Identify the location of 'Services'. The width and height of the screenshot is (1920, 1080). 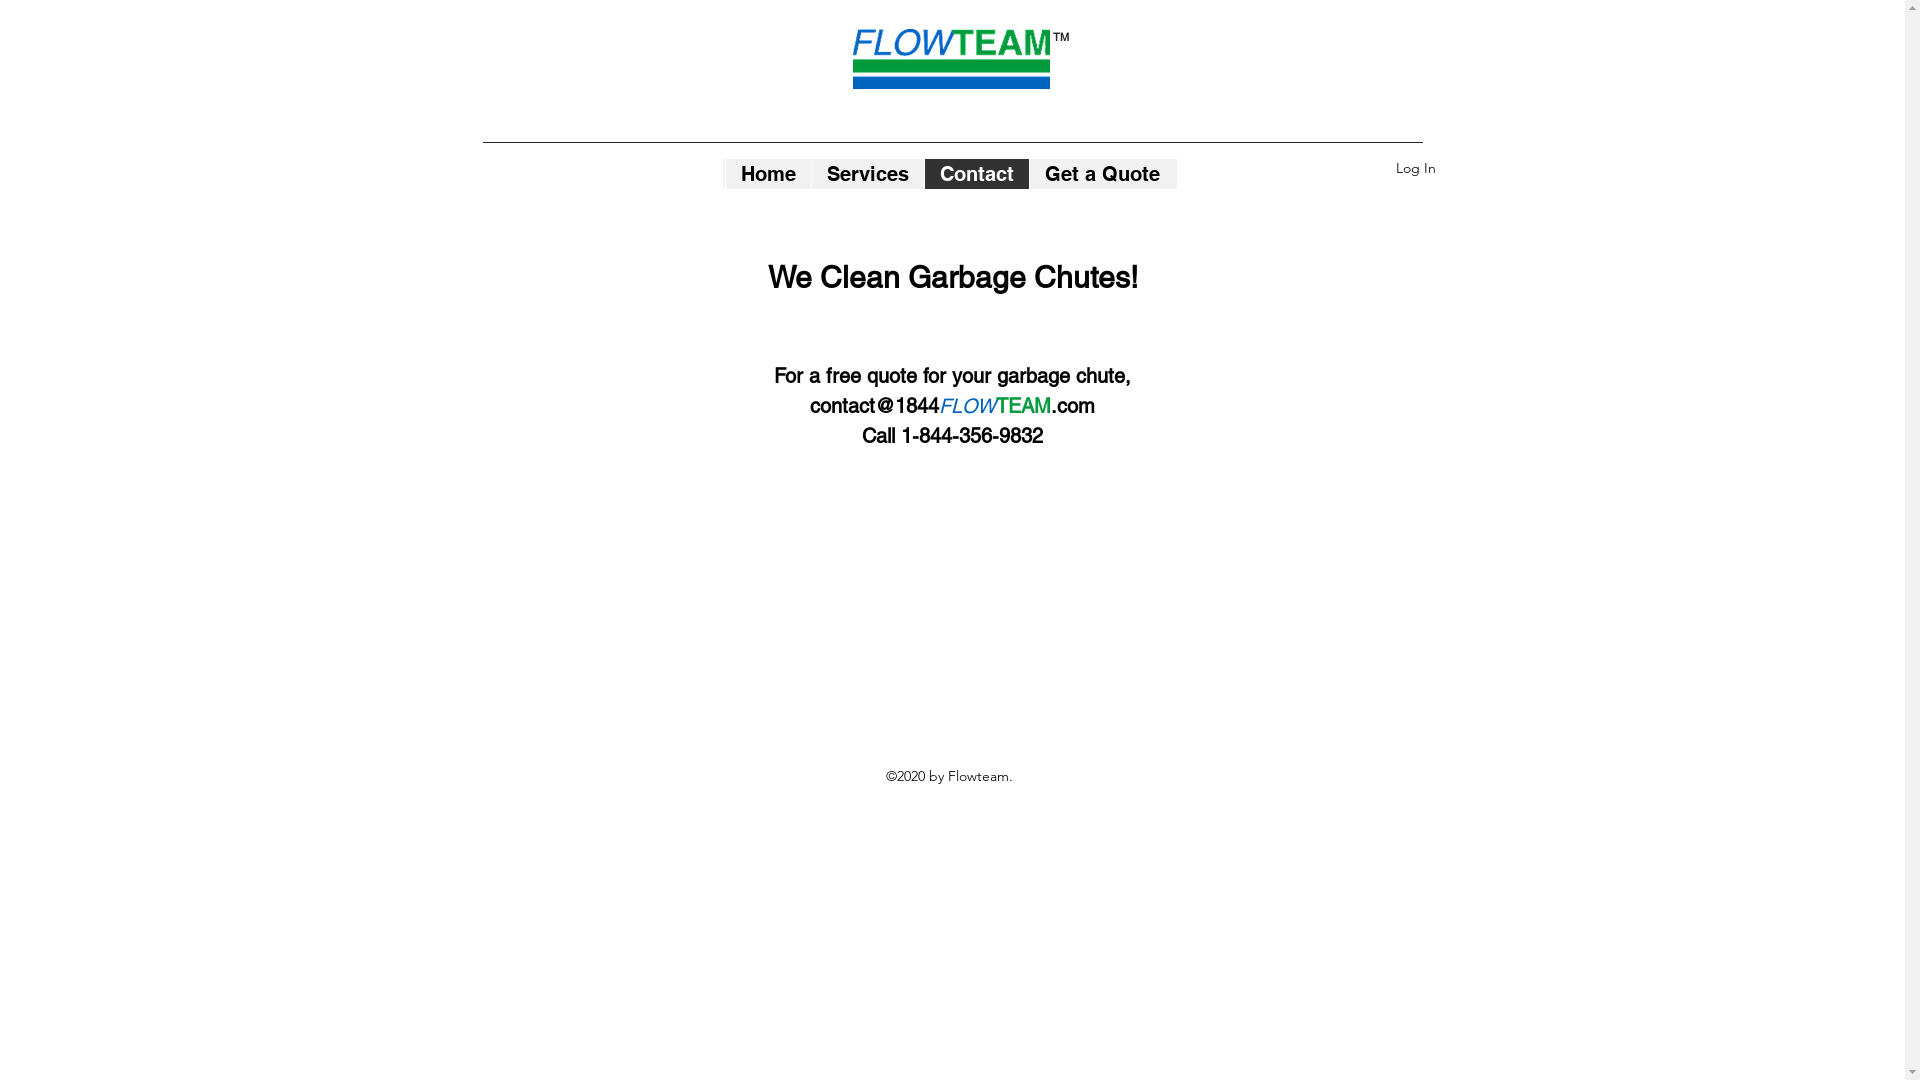
(810, 172).